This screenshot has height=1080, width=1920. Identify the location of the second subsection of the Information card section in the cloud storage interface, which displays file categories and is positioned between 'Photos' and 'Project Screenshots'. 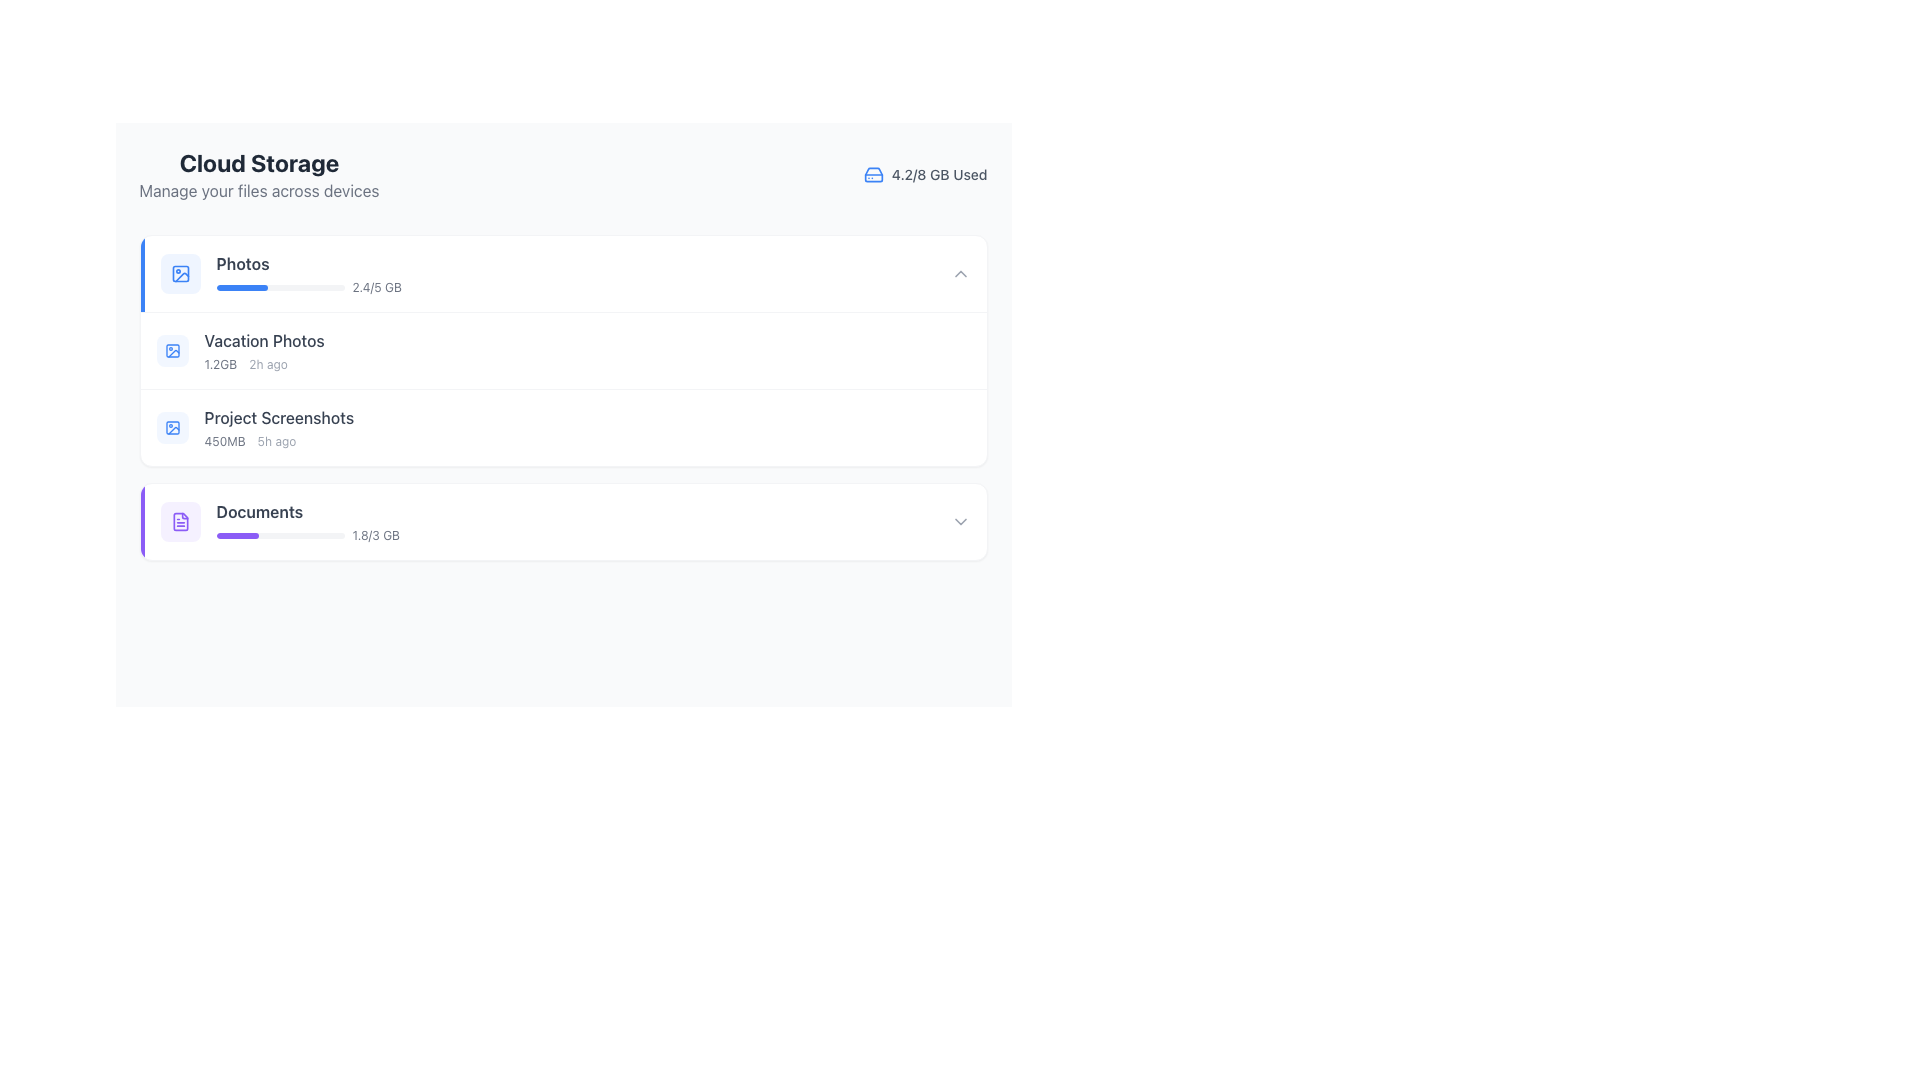
(562, 350).